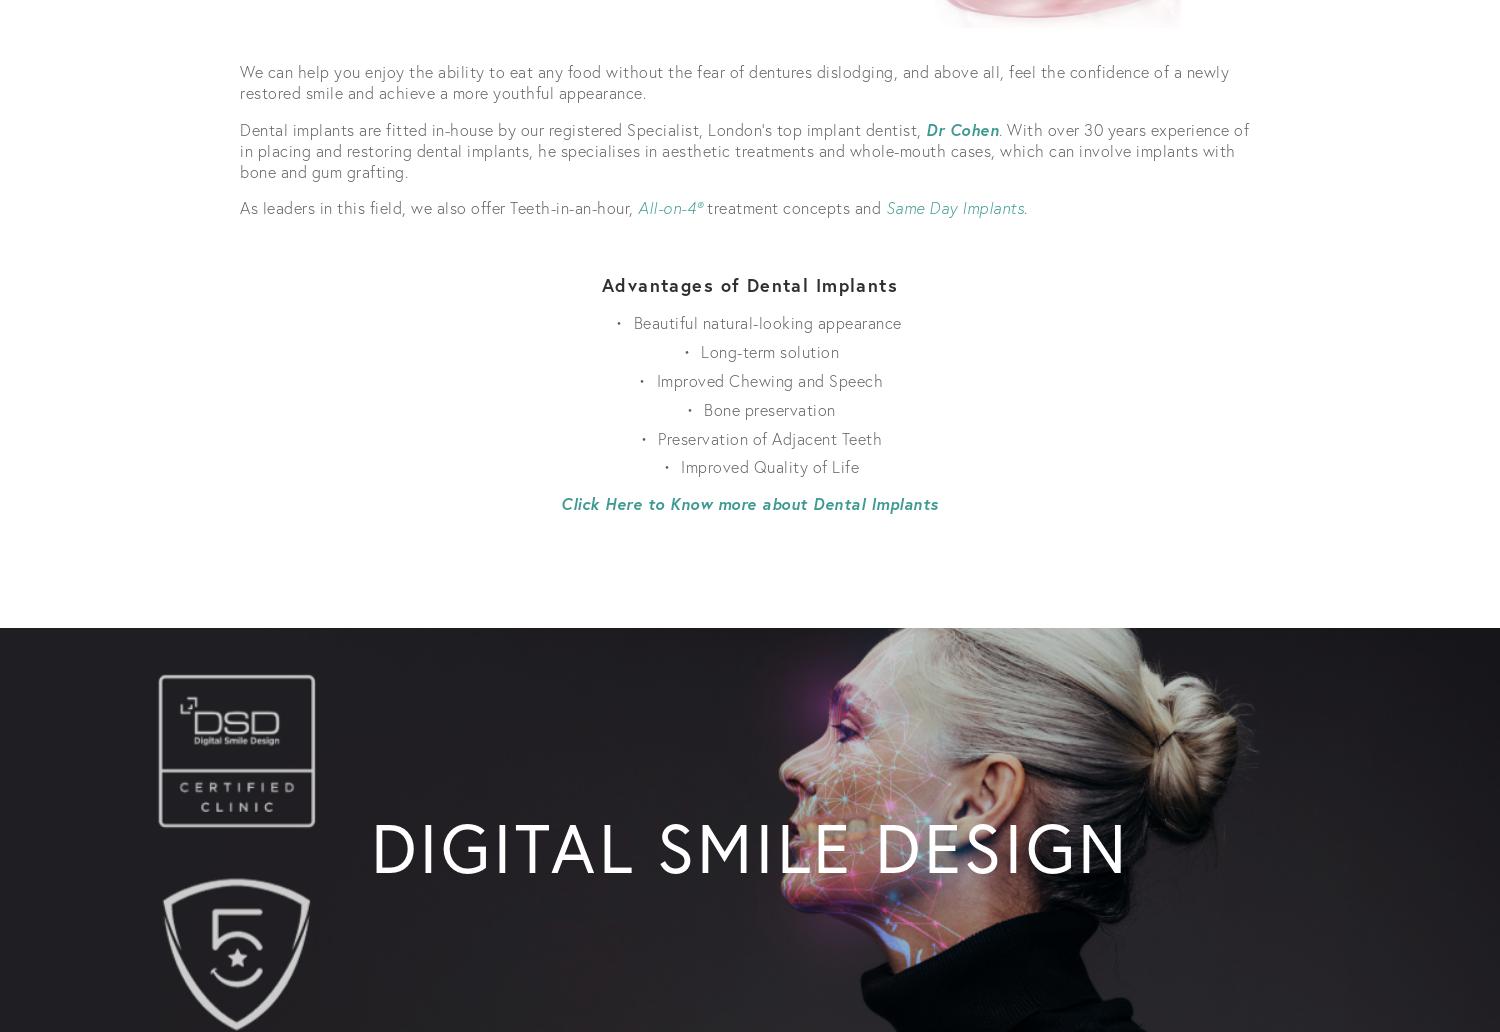  I want to click on 'We can help you enjoy the ability to eat any food without the fear of dentures dislodging, and above all, feel the confidence of a newly restored smile and achieve a more youthful appearance.', so click(735, 82).